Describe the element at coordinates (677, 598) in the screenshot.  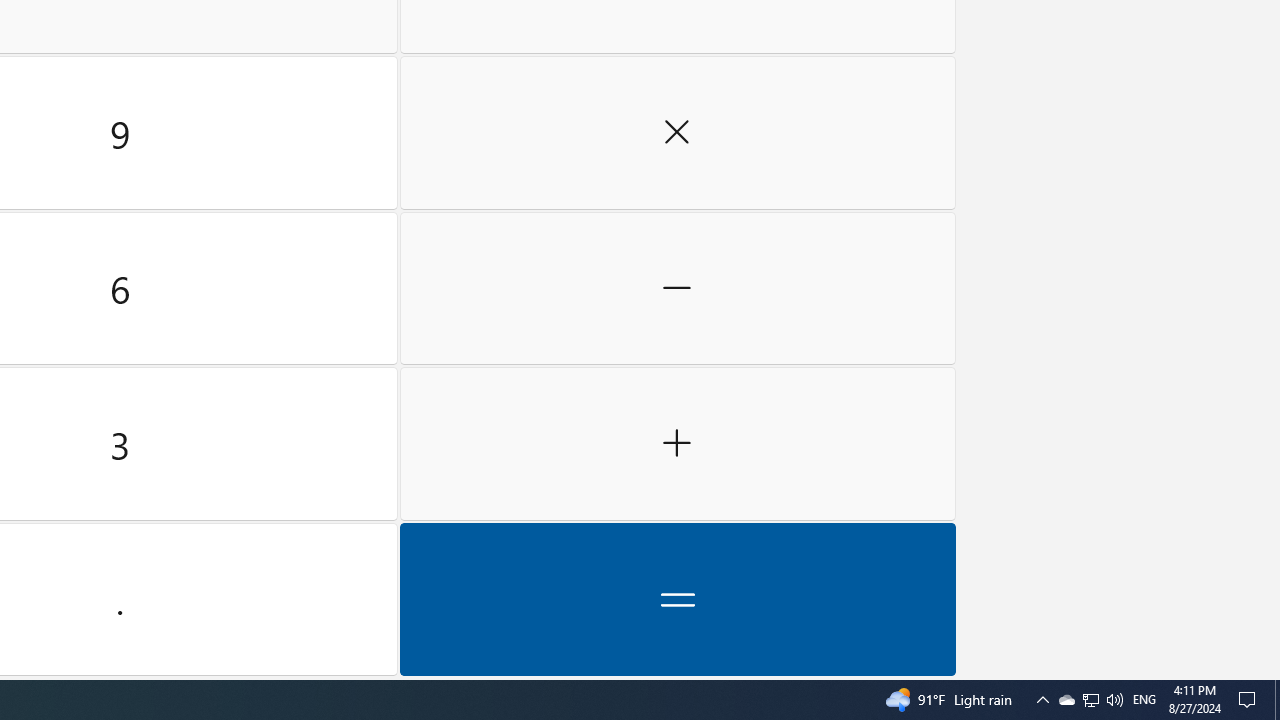
I see `'Equals'` at that location.